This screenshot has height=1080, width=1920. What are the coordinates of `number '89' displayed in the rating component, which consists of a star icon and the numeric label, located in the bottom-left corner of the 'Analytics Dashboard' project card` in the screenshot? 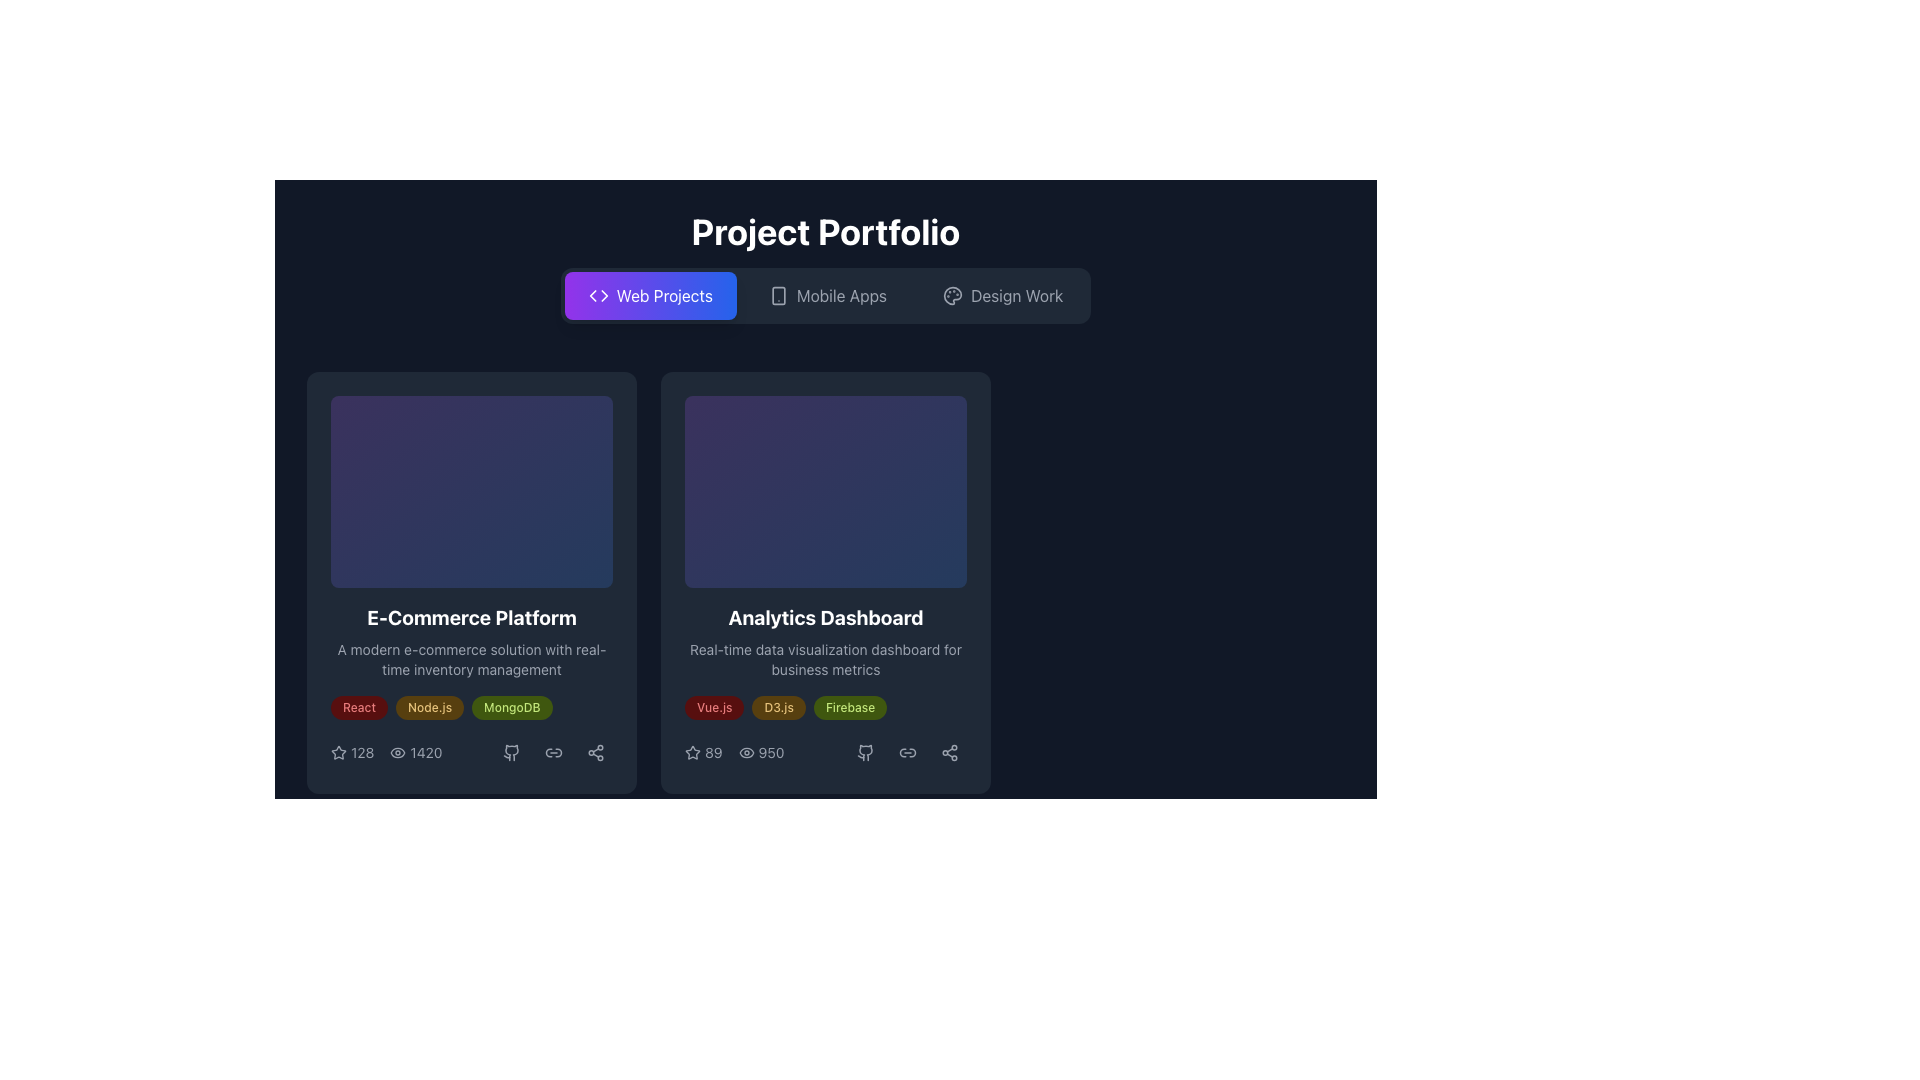 It's located at (703, 752).